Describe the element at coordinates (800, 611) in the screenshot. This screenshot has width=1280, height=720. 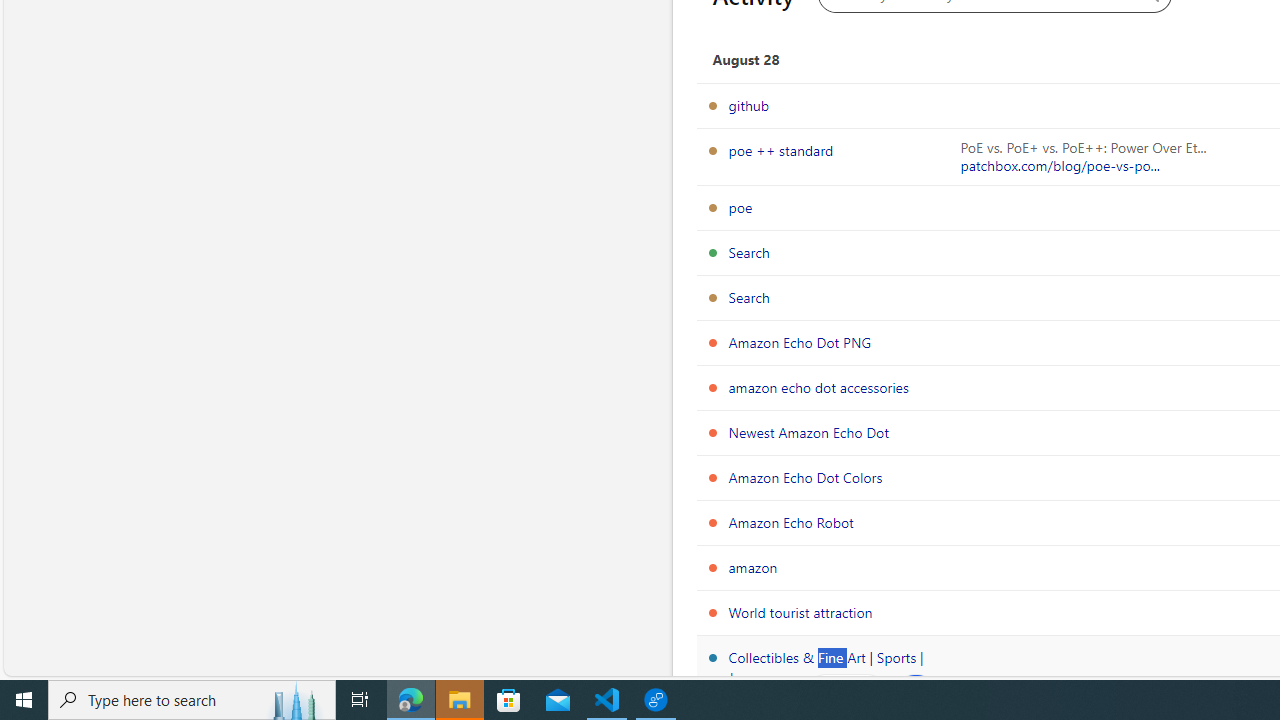
I see `'World tourist attraction'` at that location.